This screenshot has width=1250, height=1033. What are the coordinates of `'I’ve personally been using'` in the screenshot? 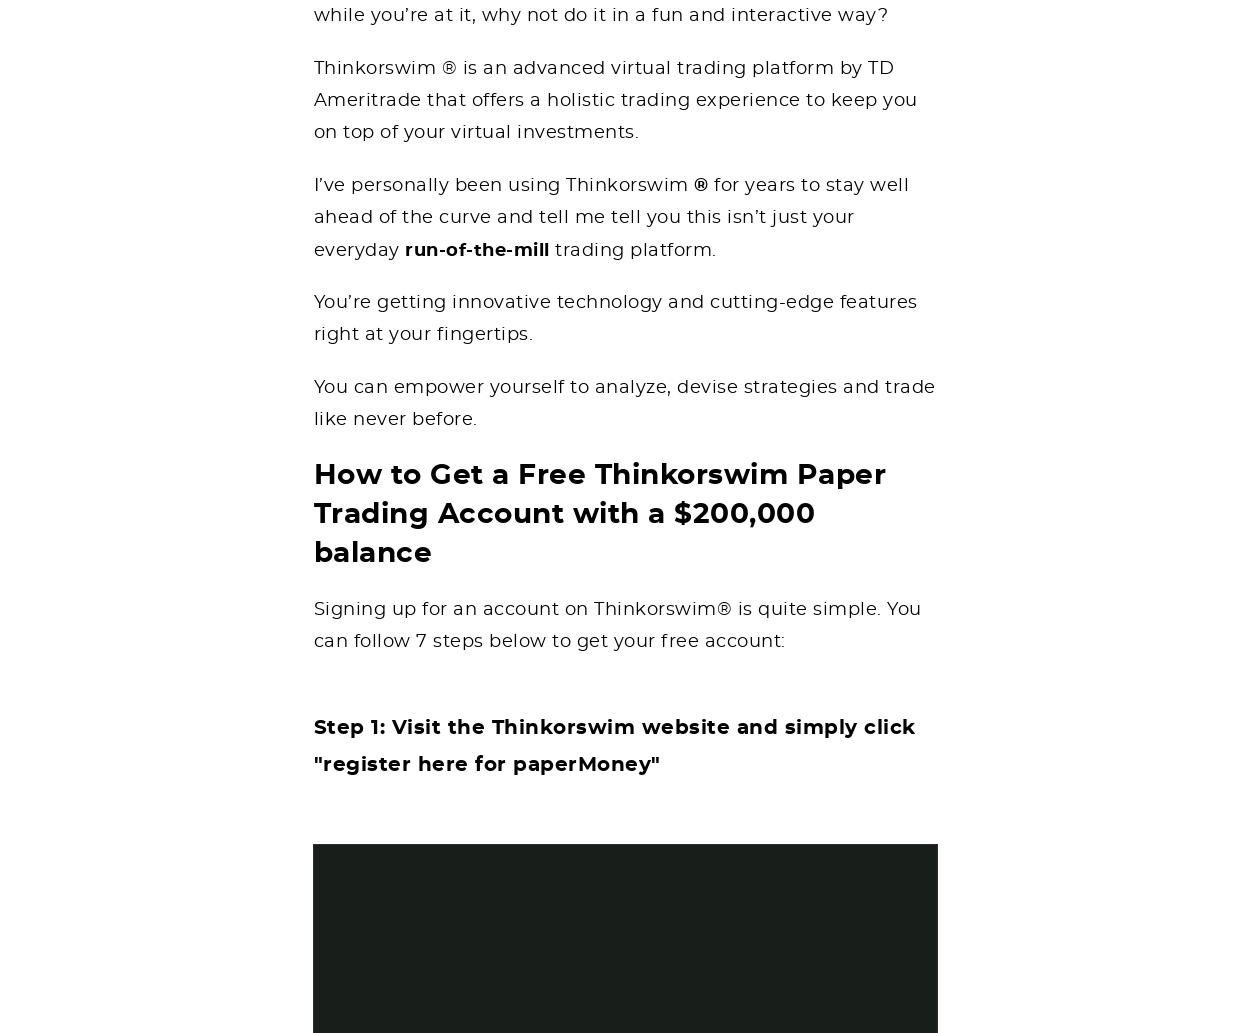 It's located at (438, 184).